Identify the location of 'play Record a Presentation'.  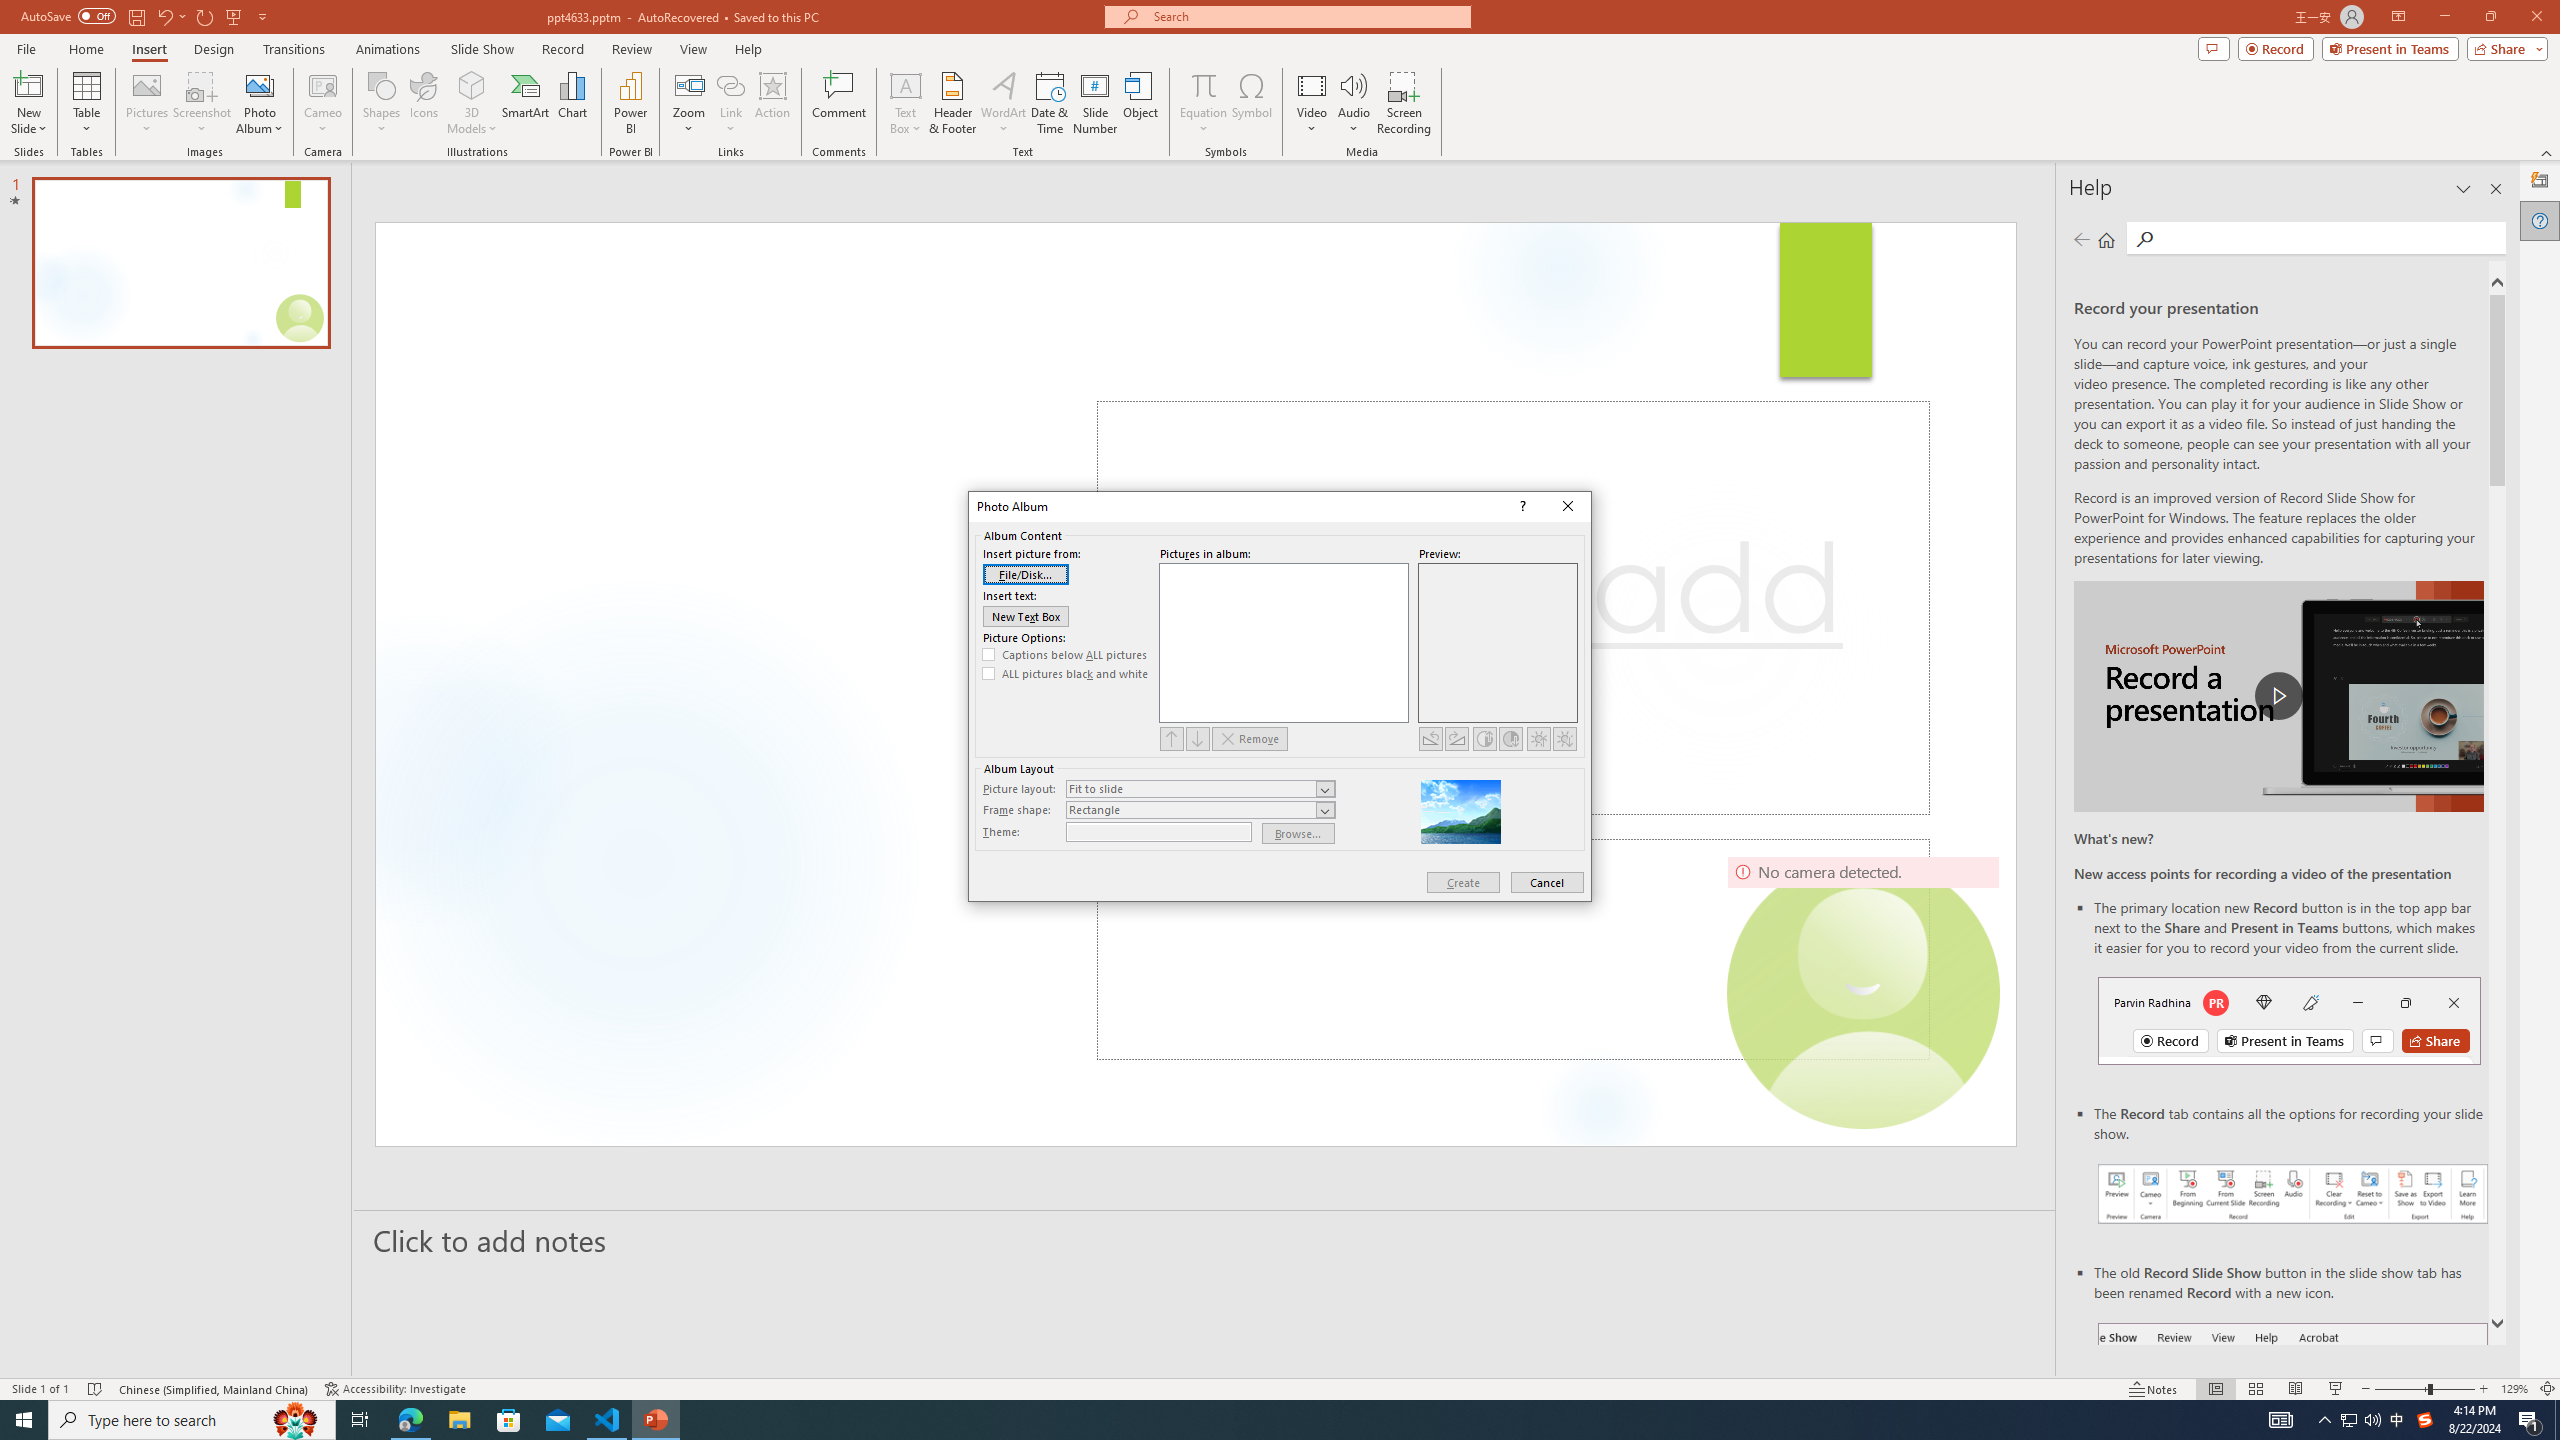
(2278, 696).